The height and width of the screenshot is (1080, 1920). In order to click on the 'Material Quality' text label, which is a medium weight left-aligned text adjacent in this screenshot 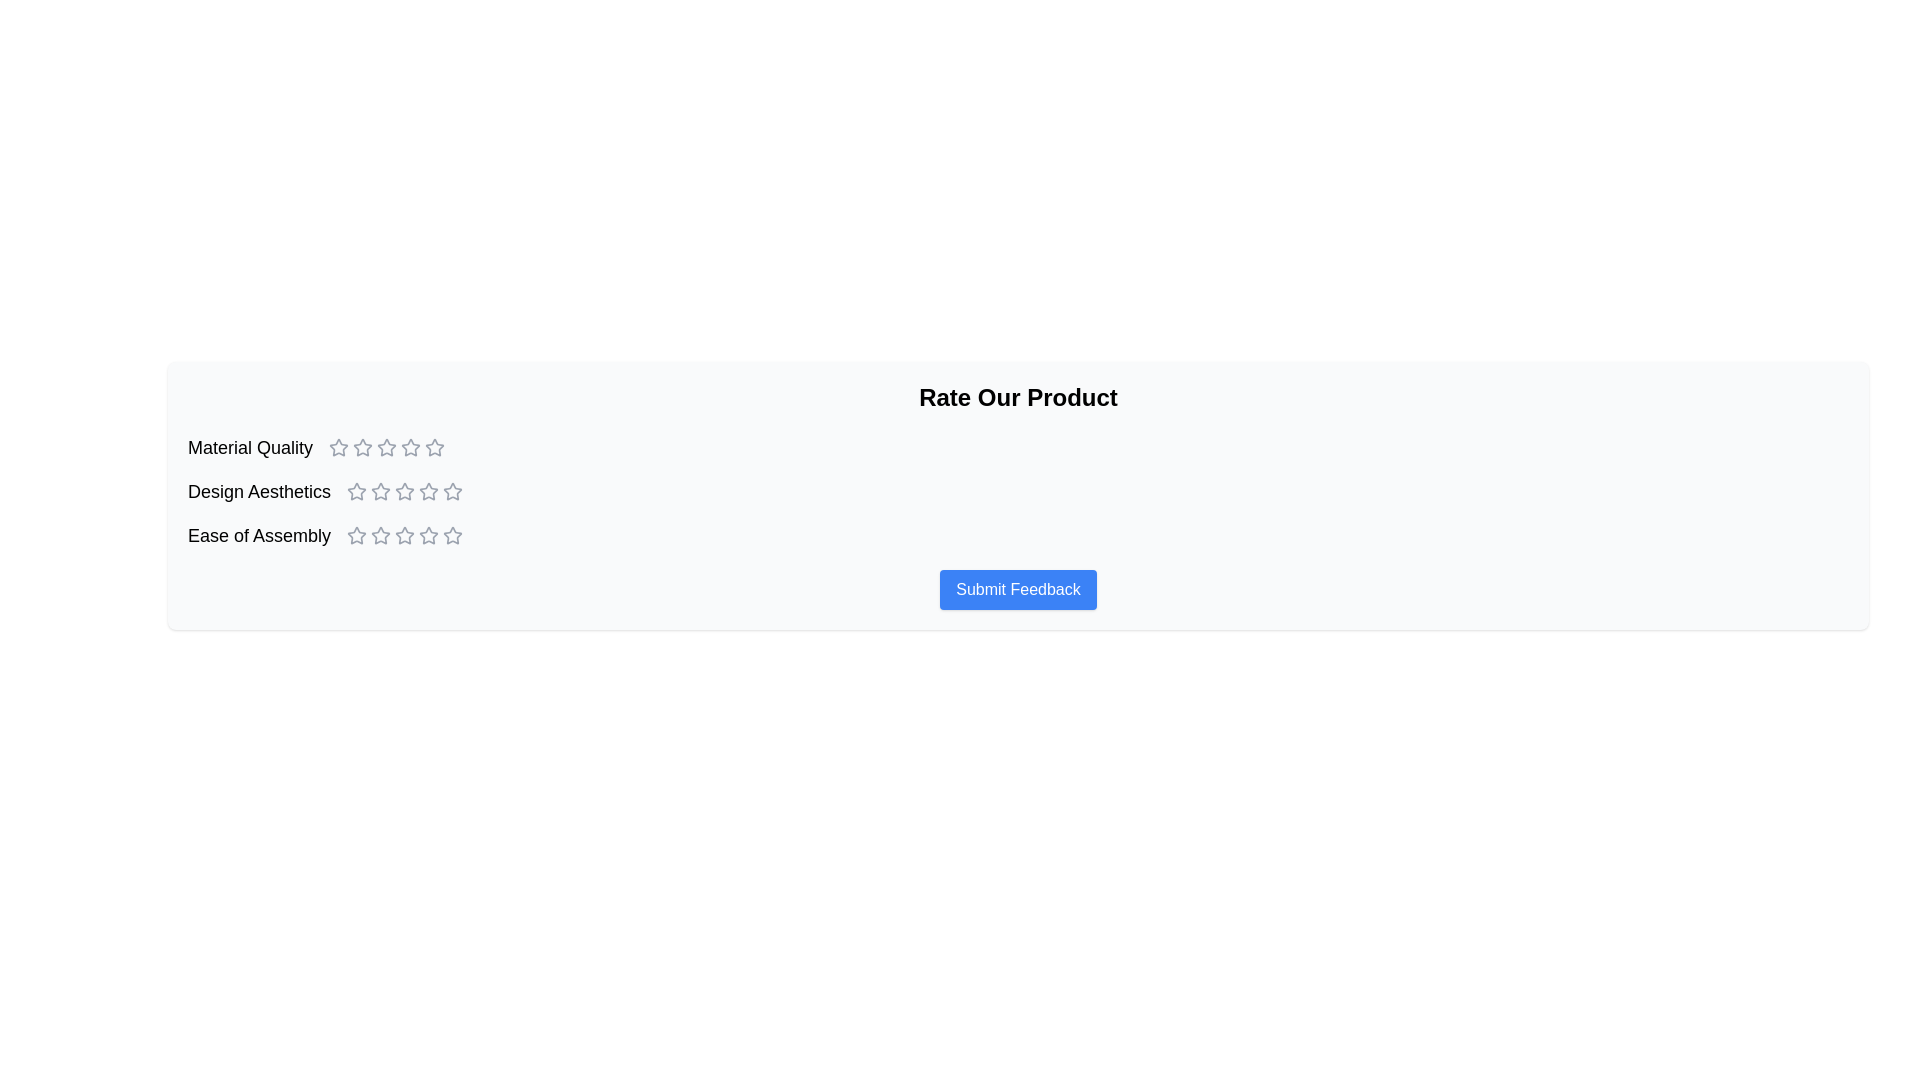, I will do `click(249, 446)`.